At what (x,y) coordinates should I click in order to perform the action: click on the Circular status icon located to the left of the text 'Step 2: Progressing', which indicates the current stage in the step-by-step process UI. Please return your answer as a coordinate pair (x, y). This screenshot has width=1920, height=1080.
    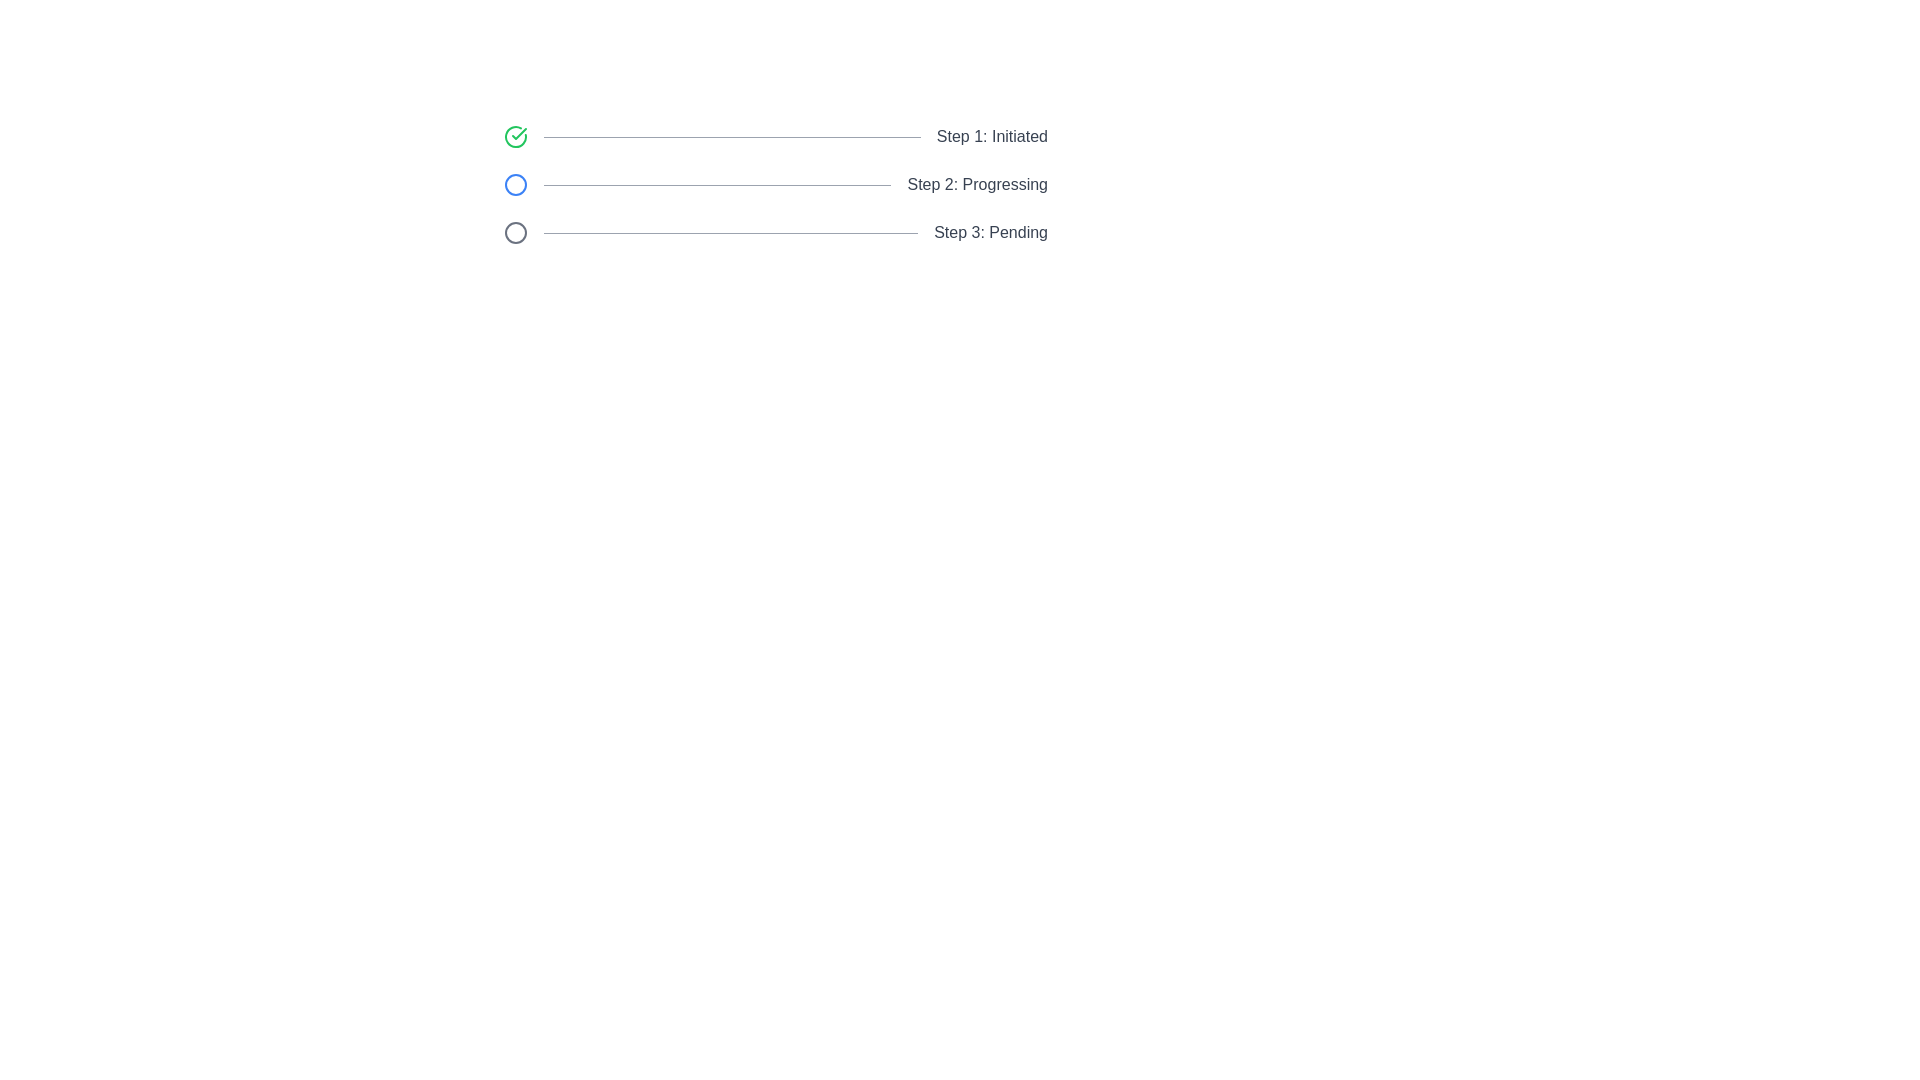
    Looking at the image, I should click on (515, 185).